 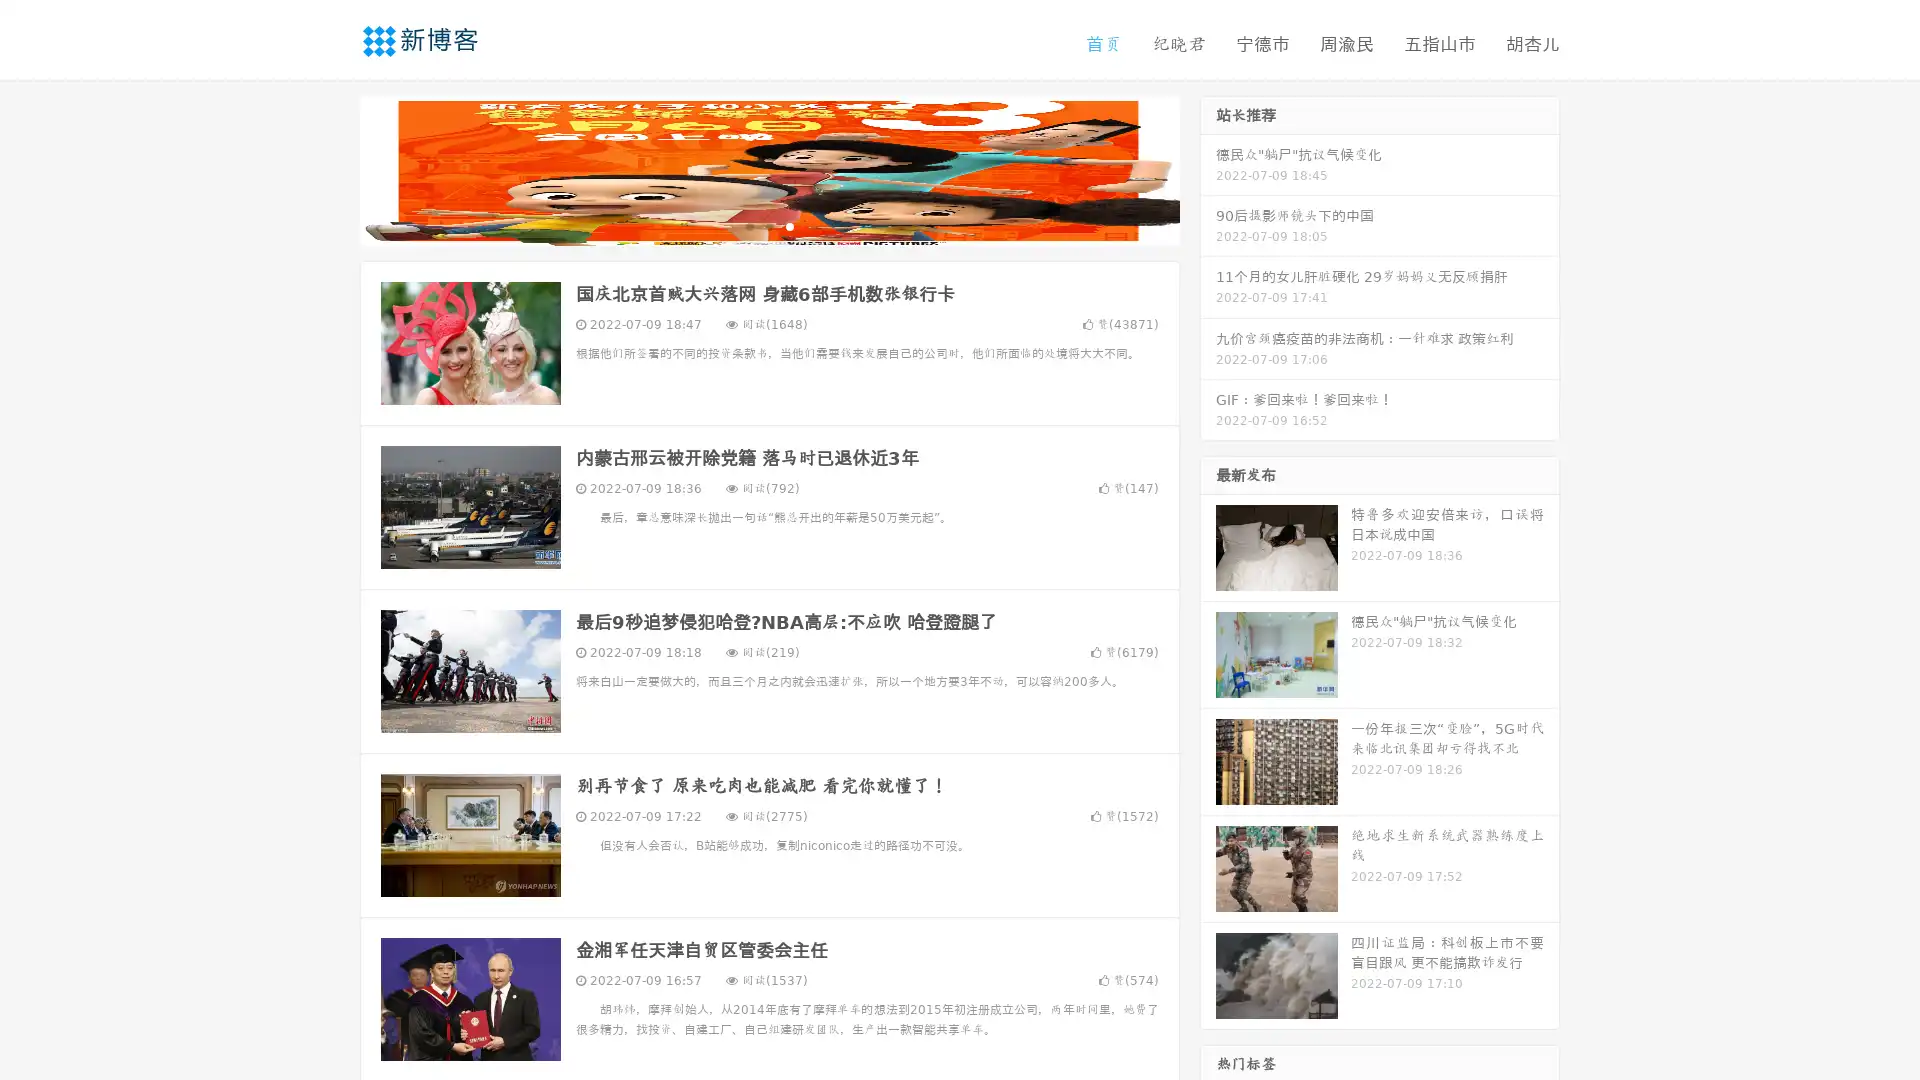 I want to click on Go to slide 3, so click(x=789, y=225).